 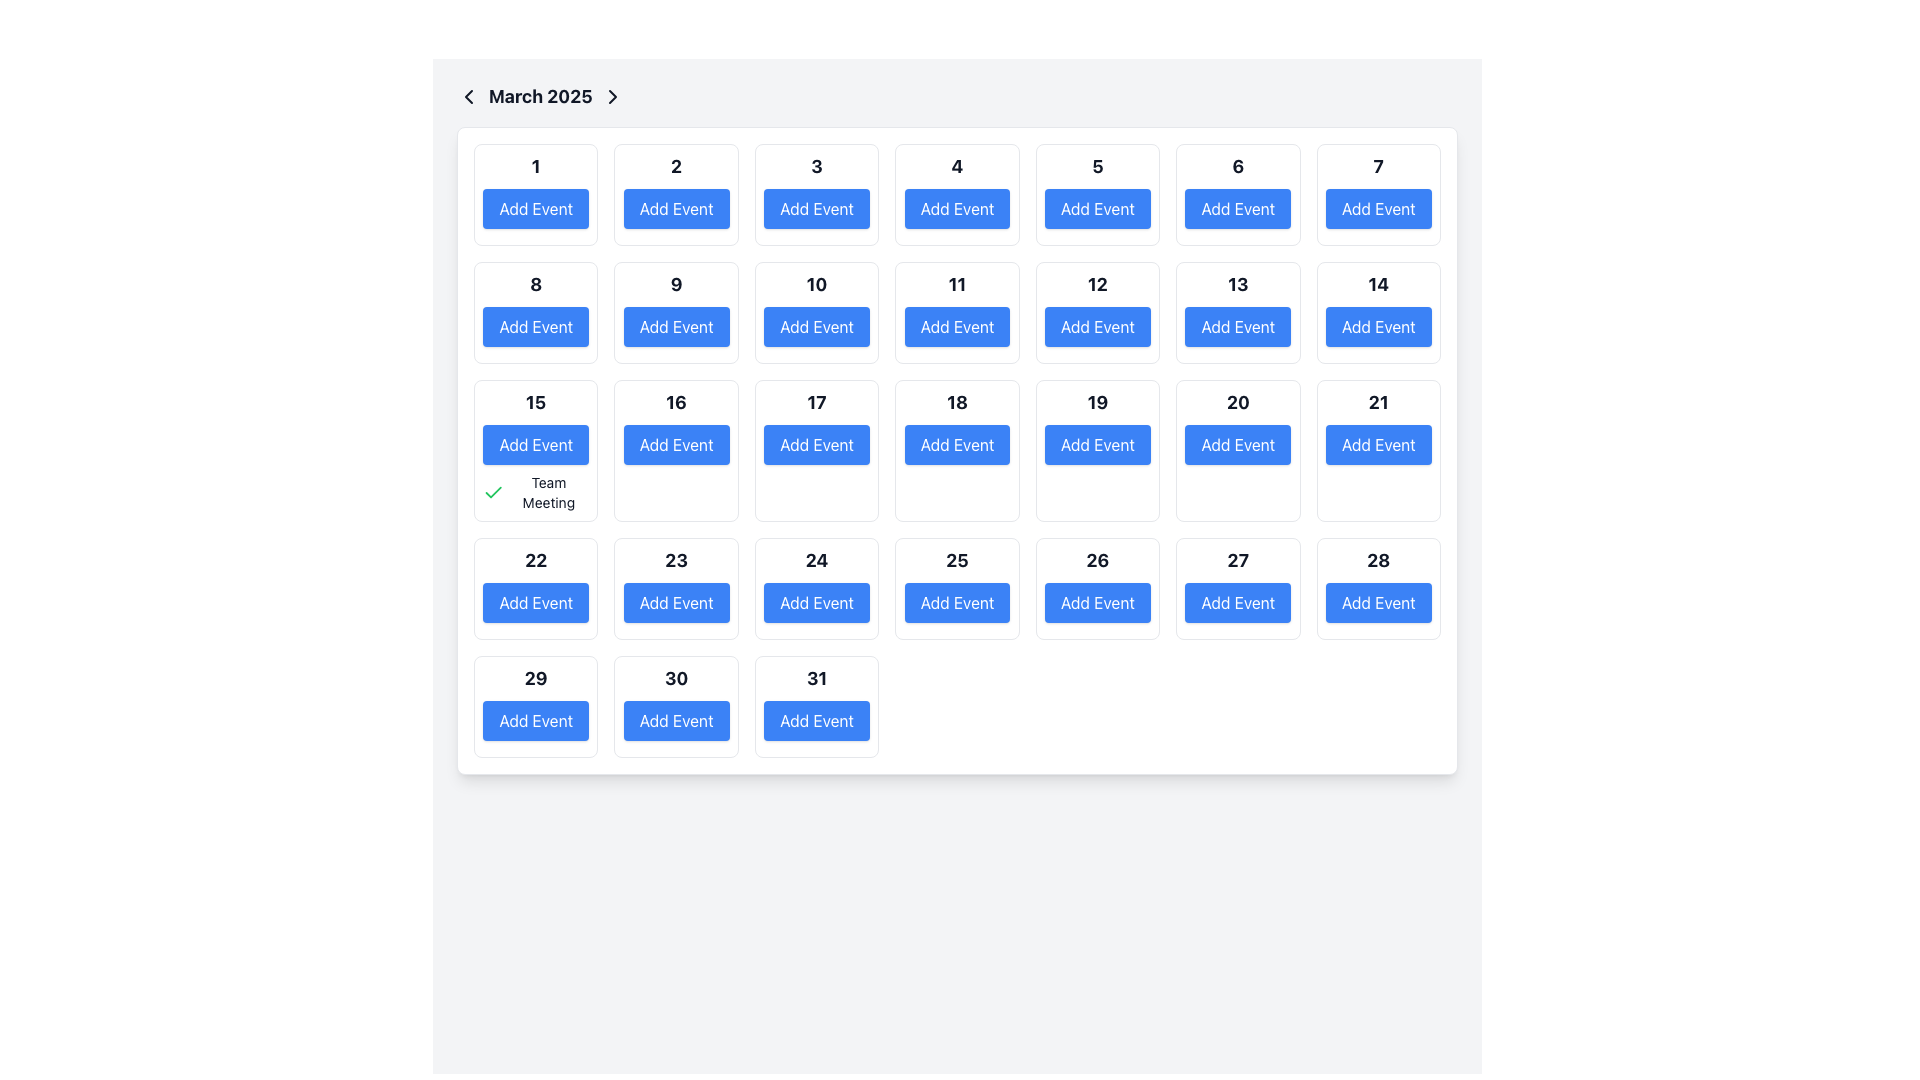 I want to click on the calendar day element labeled '2' which includes an 'Add Event' button for keyboard interaction, so click(x=676, y=195).